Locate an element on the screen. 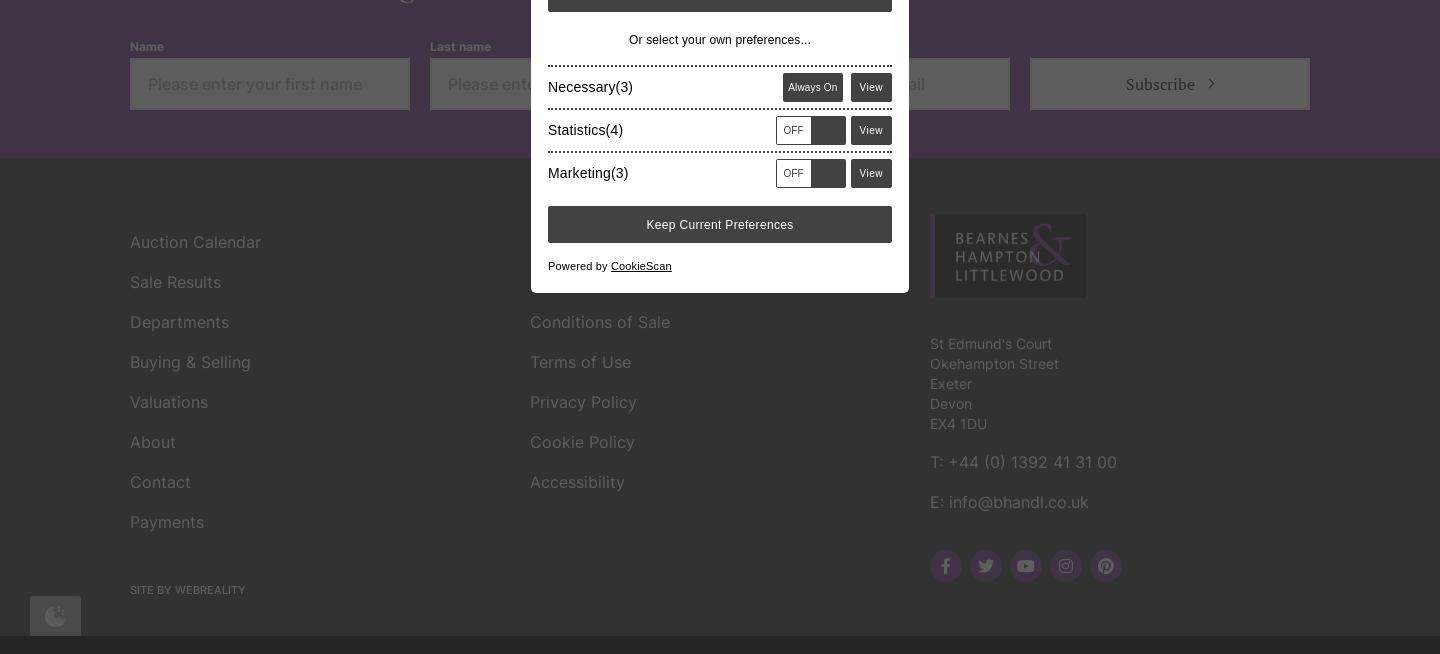 This screenshot has width=1440, height=654. 'T: +44 (0) 1392 41 31 00' is located at coordinates (929, 172).